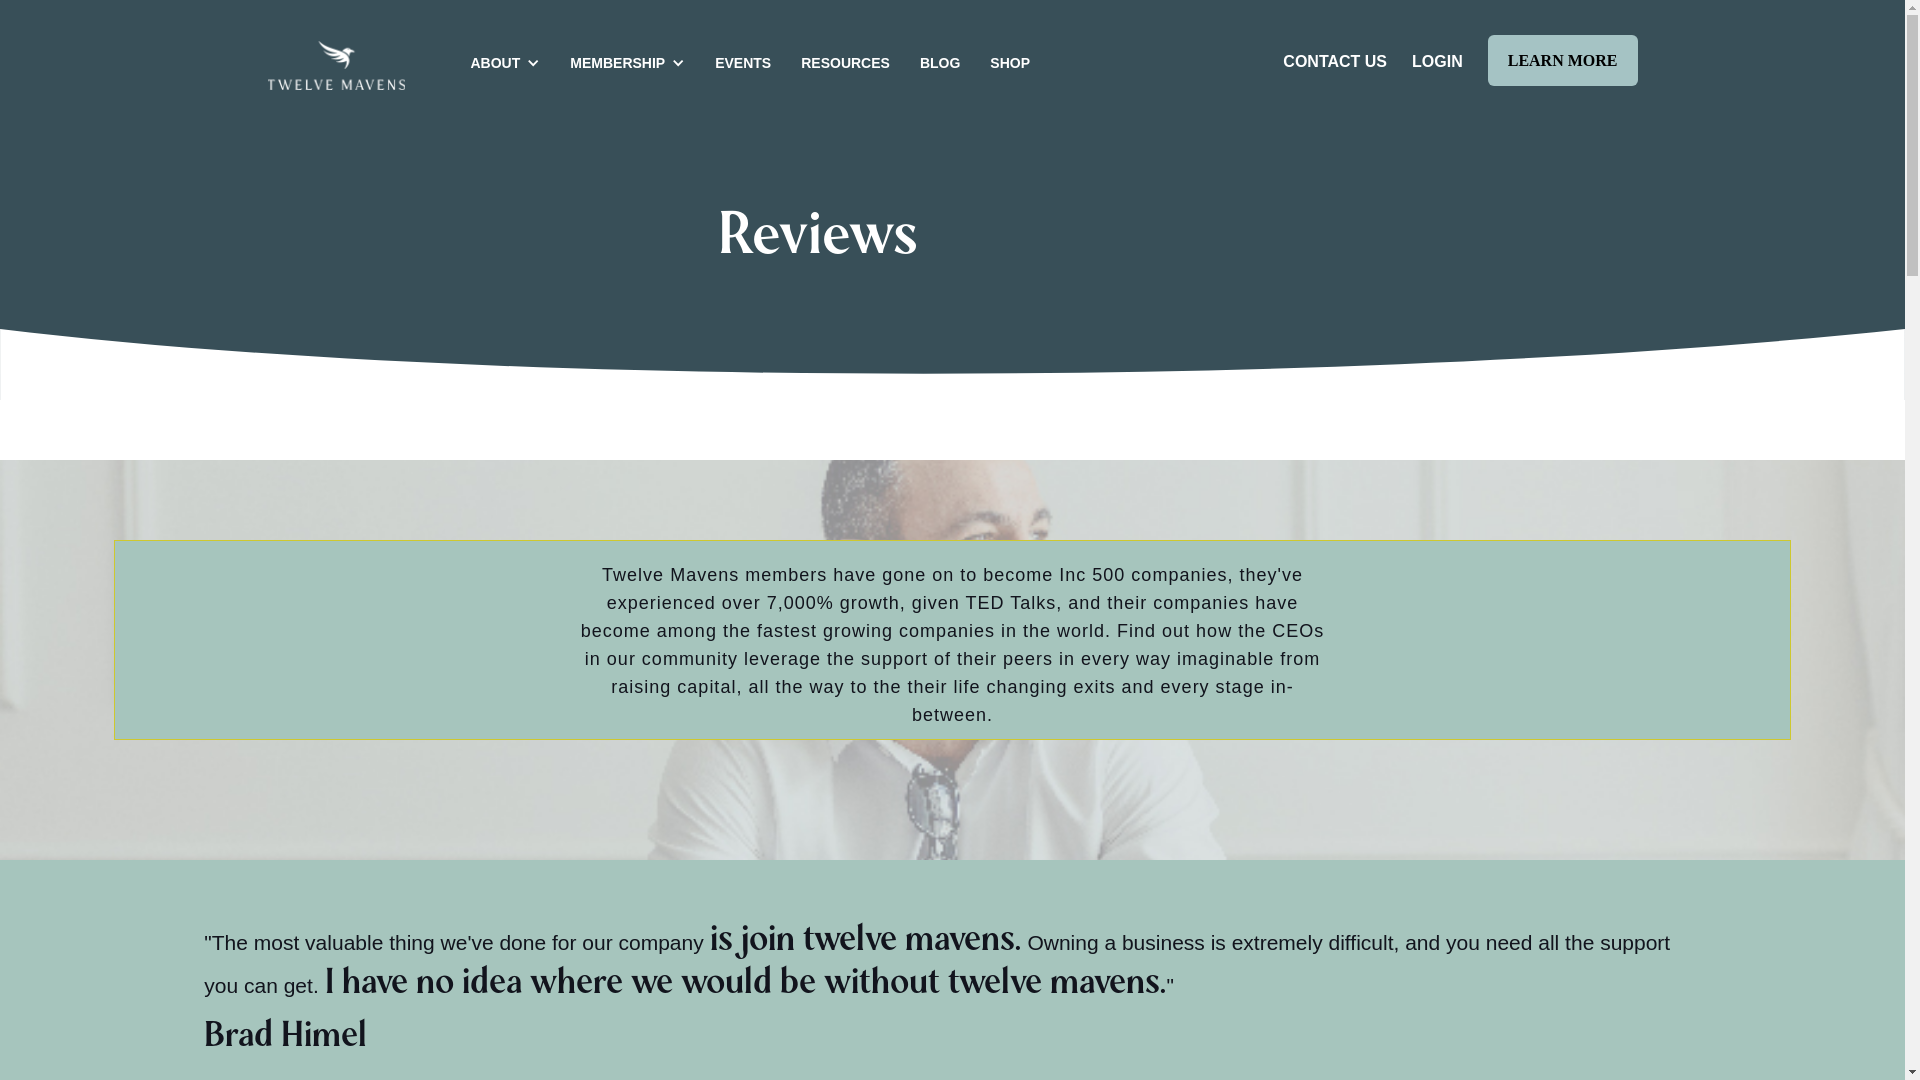  What do you see at coordinates (1004, 60) in the screenshot?
I see `'SHOP'` at bounding box center [1004, 60].